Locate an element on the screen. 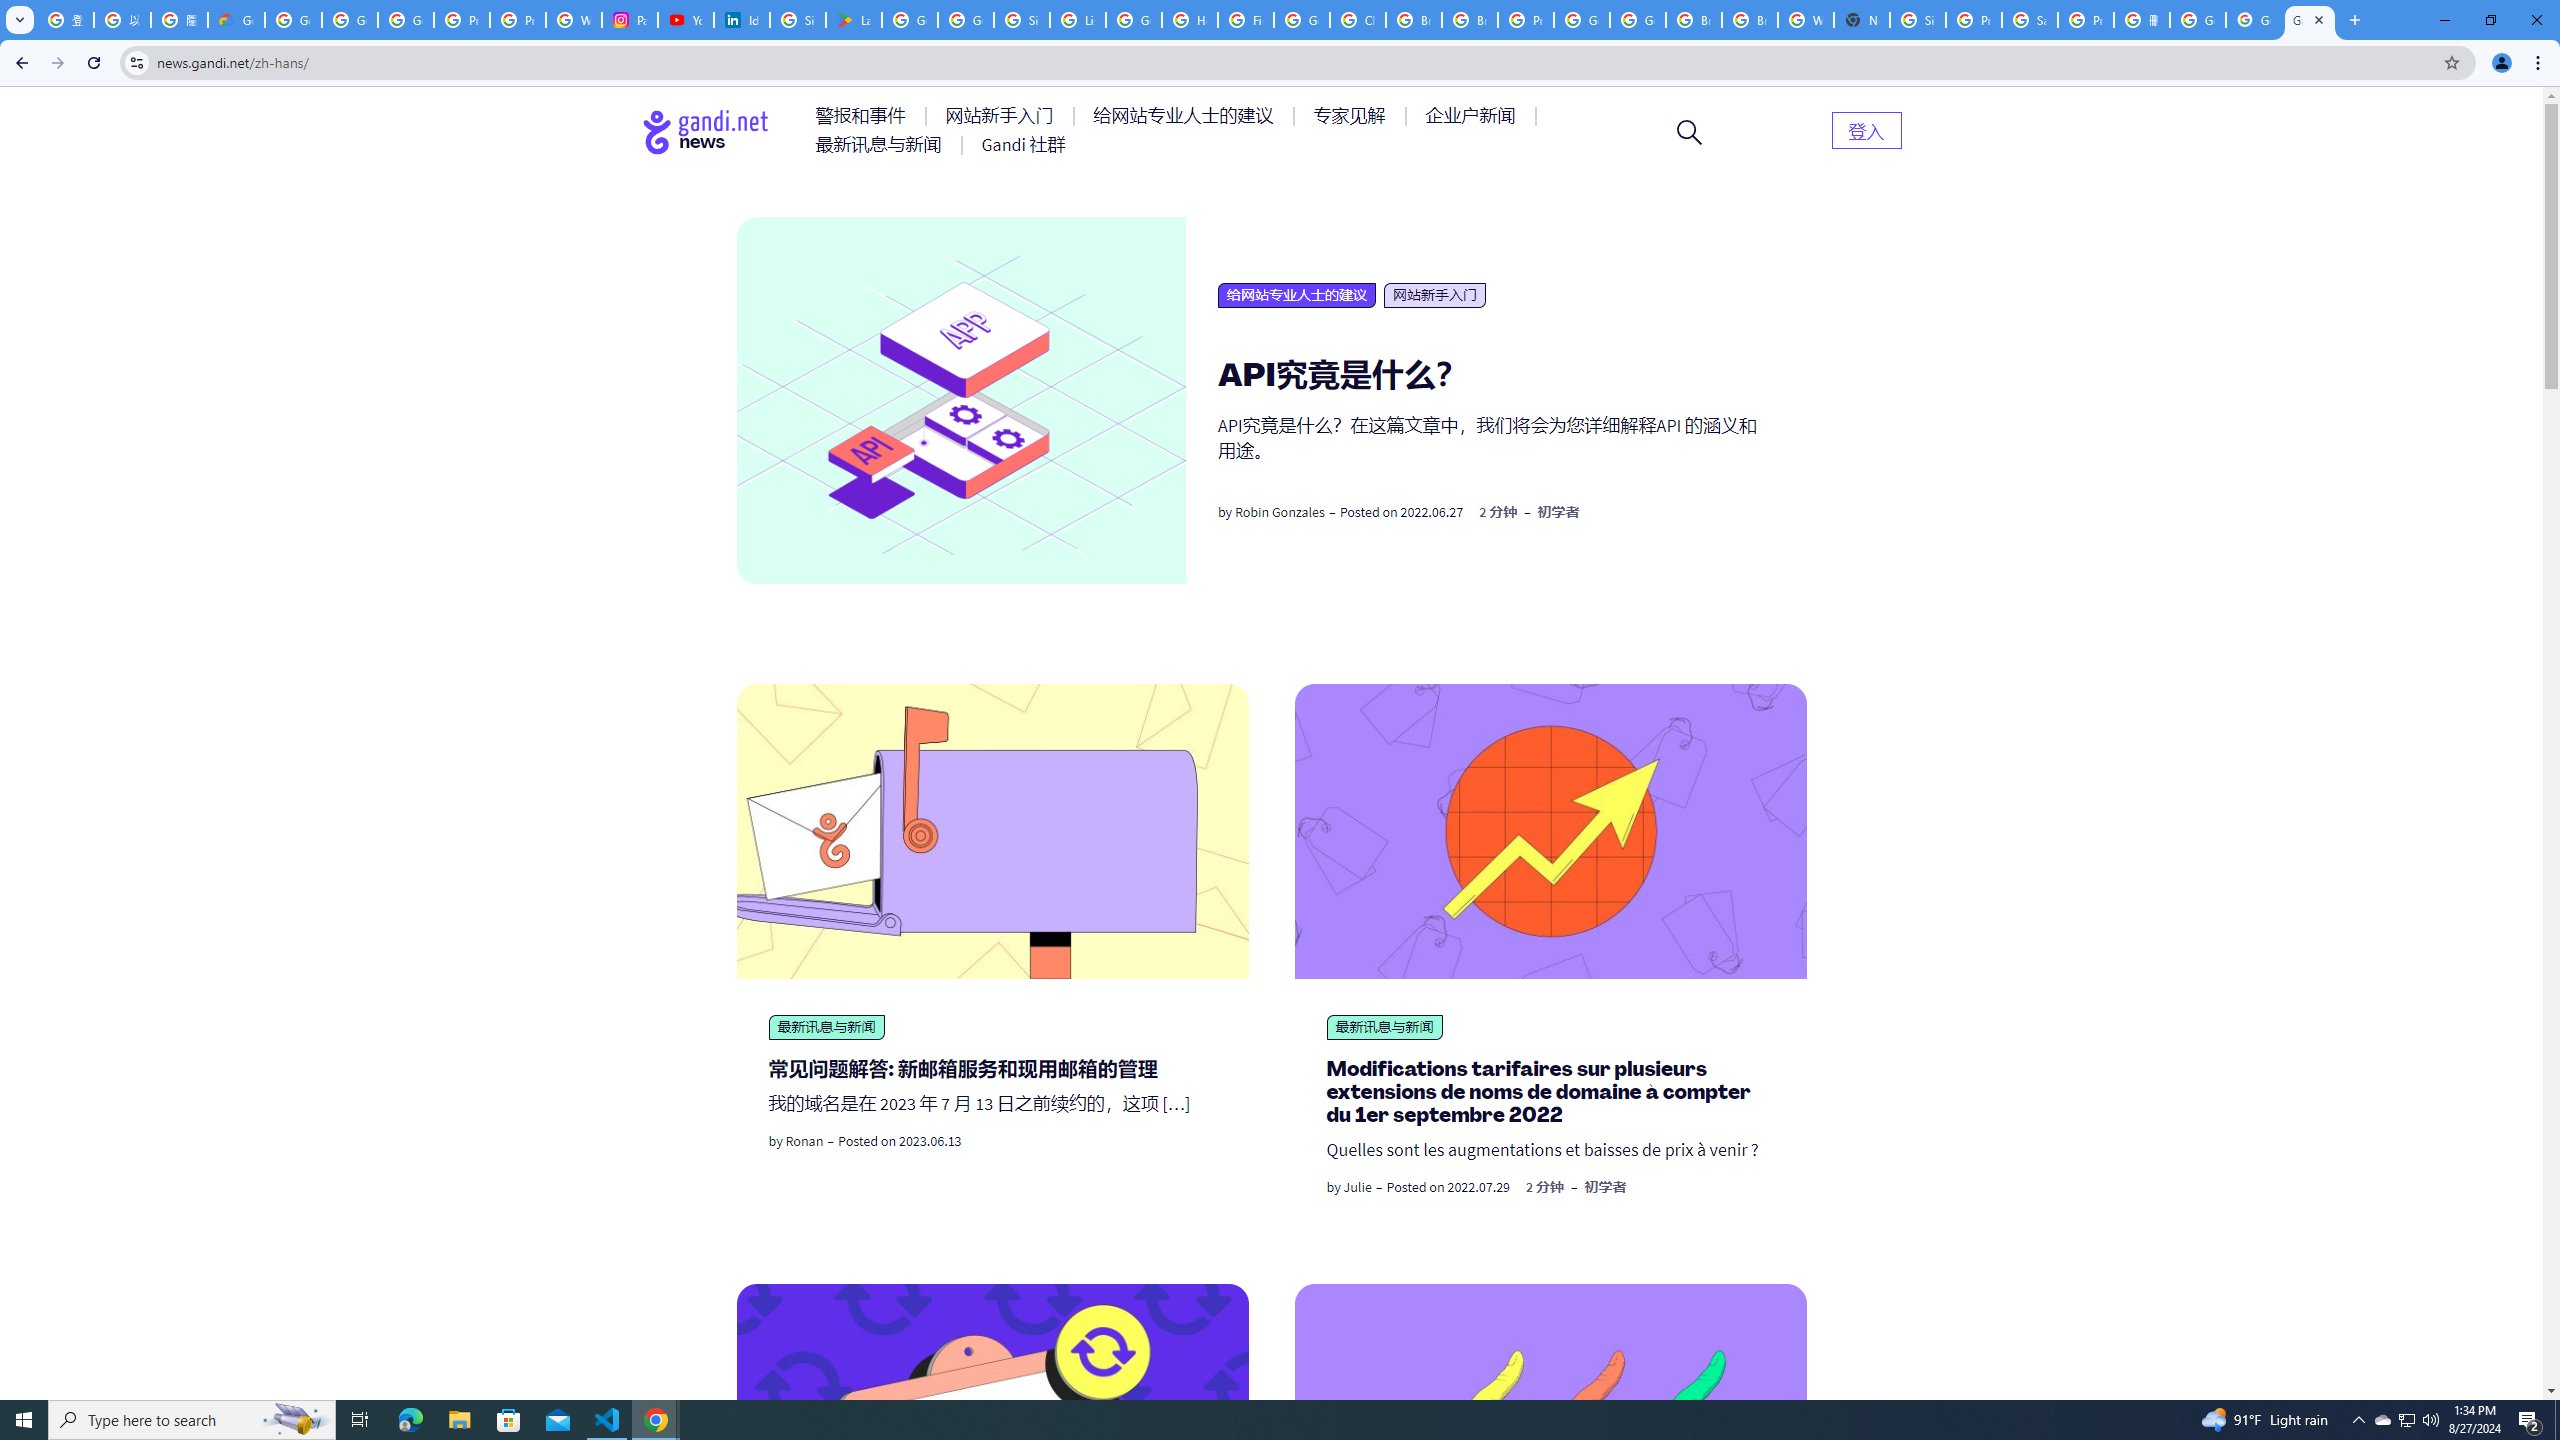 The width and height of the screenshot is (2560, 1440). 'How do I create a new Google Account? - Google Account Help' is located at coordinates (1189, 19).